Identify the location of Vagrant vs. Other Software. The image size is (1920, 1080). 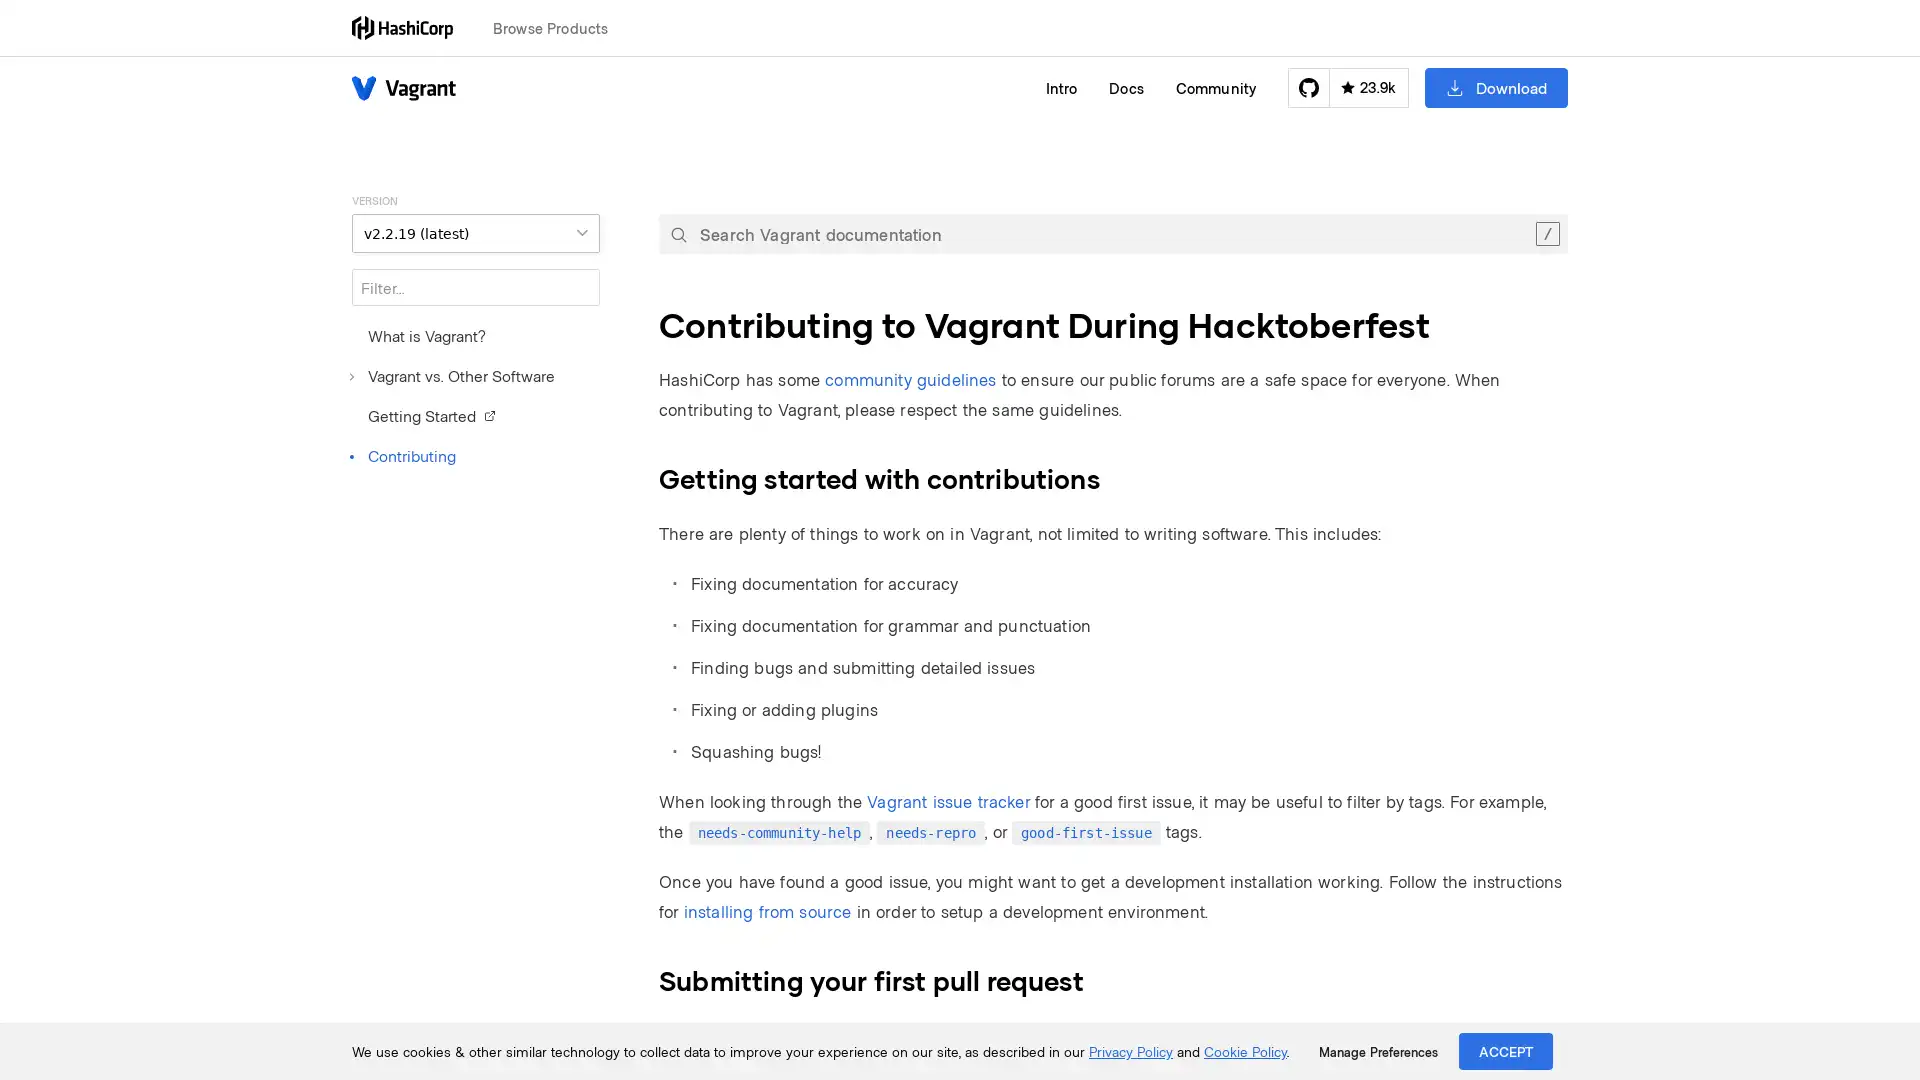
(452, 375).